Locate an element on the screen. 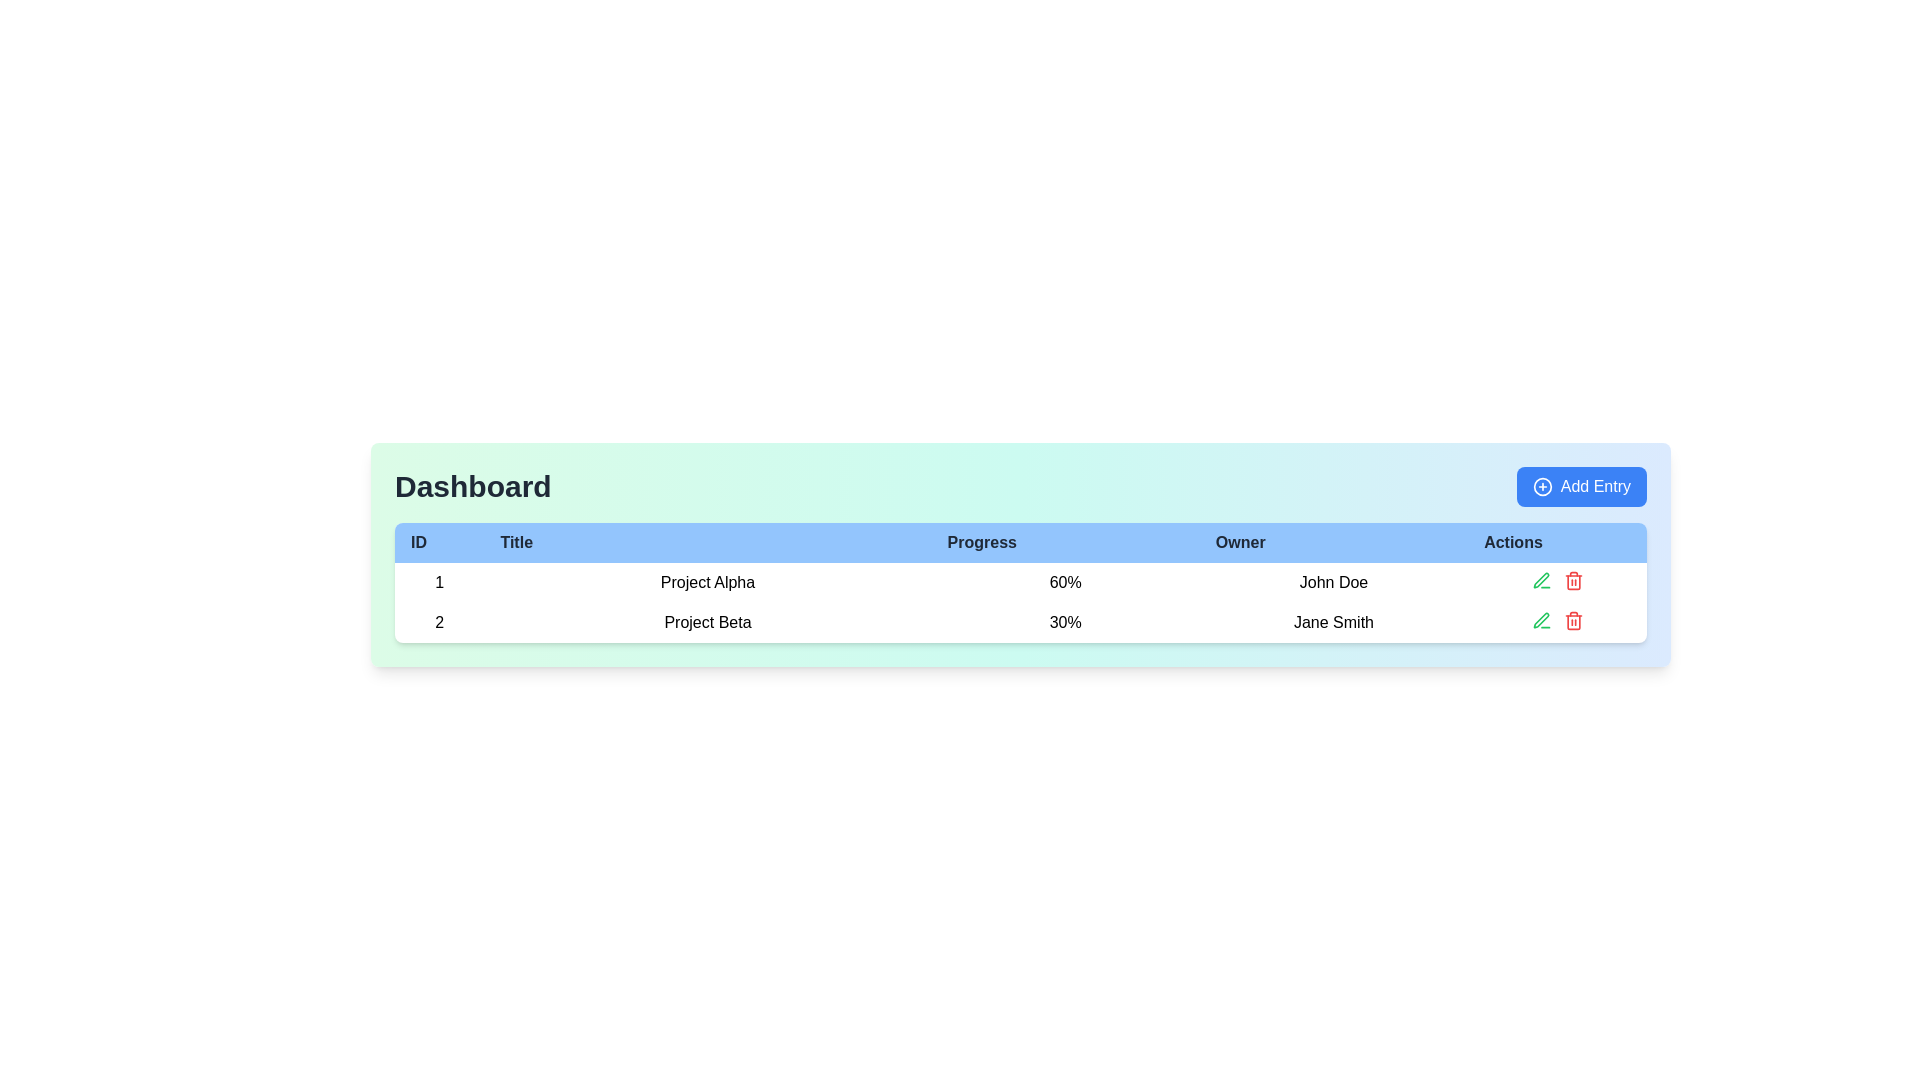 The image size is (1920, 1080). the delete button icon for 'Project Beta' associated with 'Jane Smith' is located at coordinates (1572, 620).